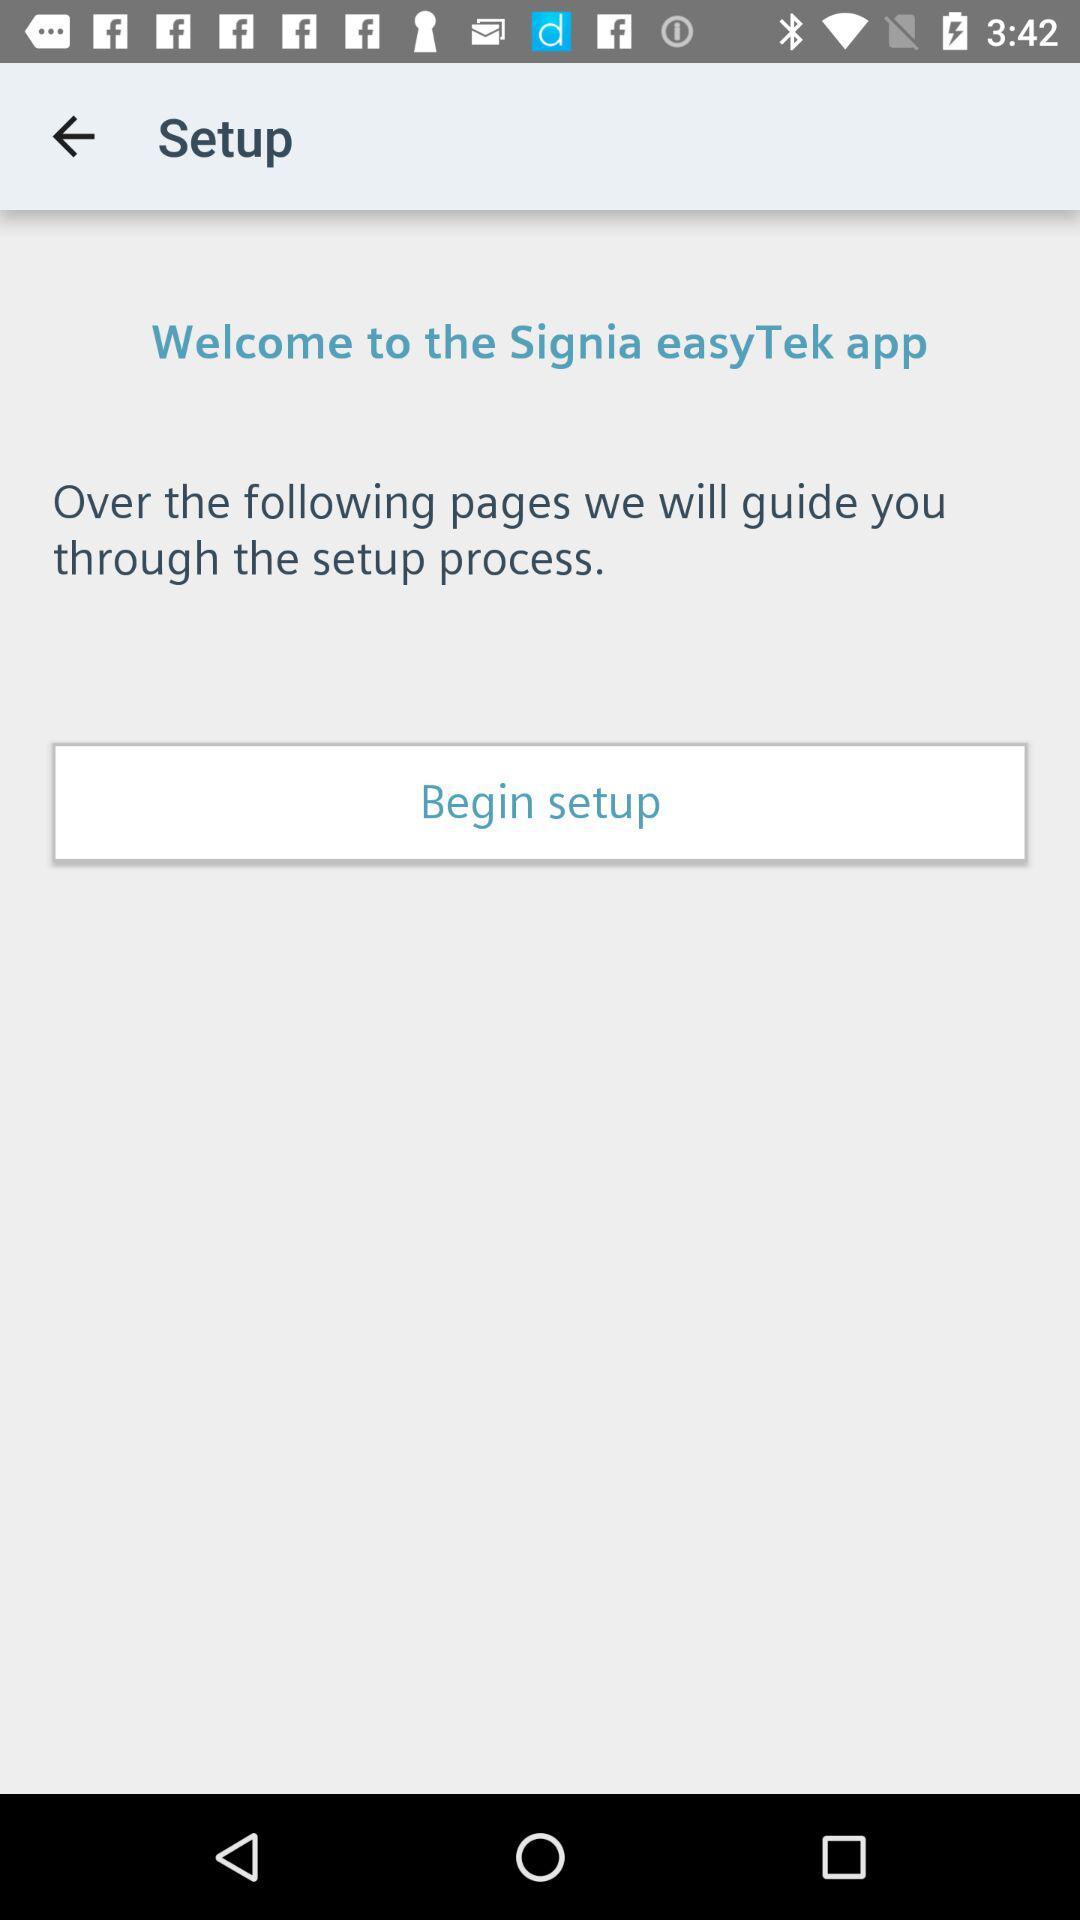 The width and height of the screenshot is (1080, 1920). Describe the element at coordinates (540, 802) in the screenshot. I see `item below the over the following item` at that location.